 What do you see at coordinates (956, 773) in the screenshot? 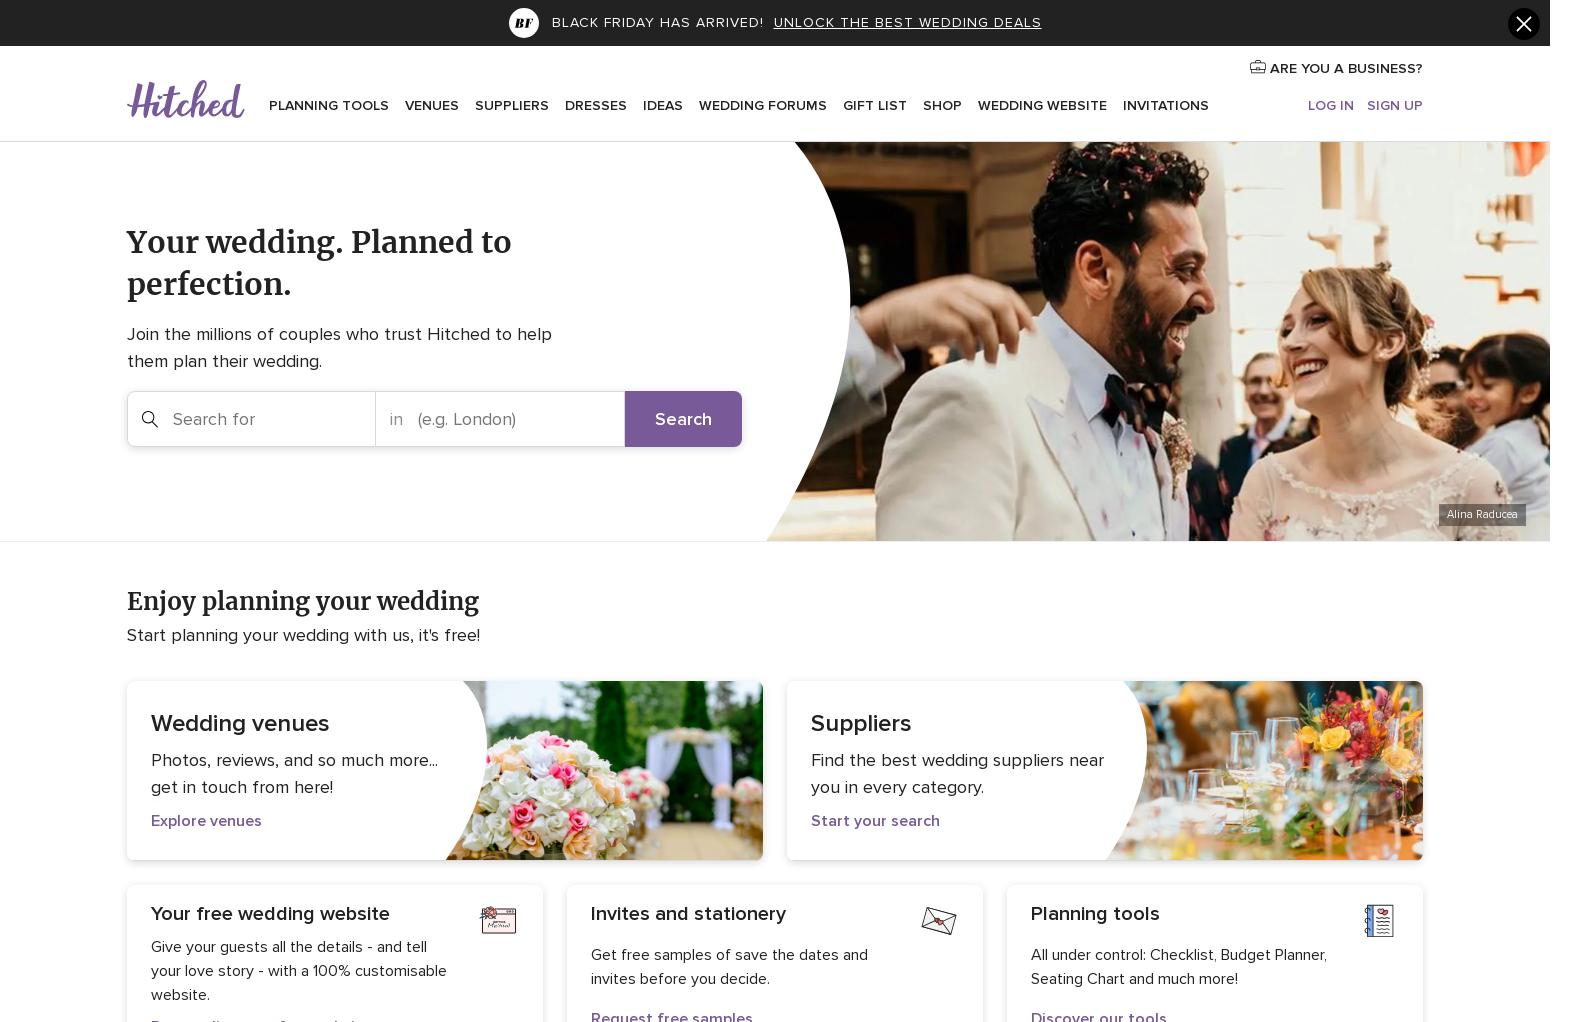
I see `'Find the best wedding suppliers near you in every category.'` at bounding box center [956, 773].